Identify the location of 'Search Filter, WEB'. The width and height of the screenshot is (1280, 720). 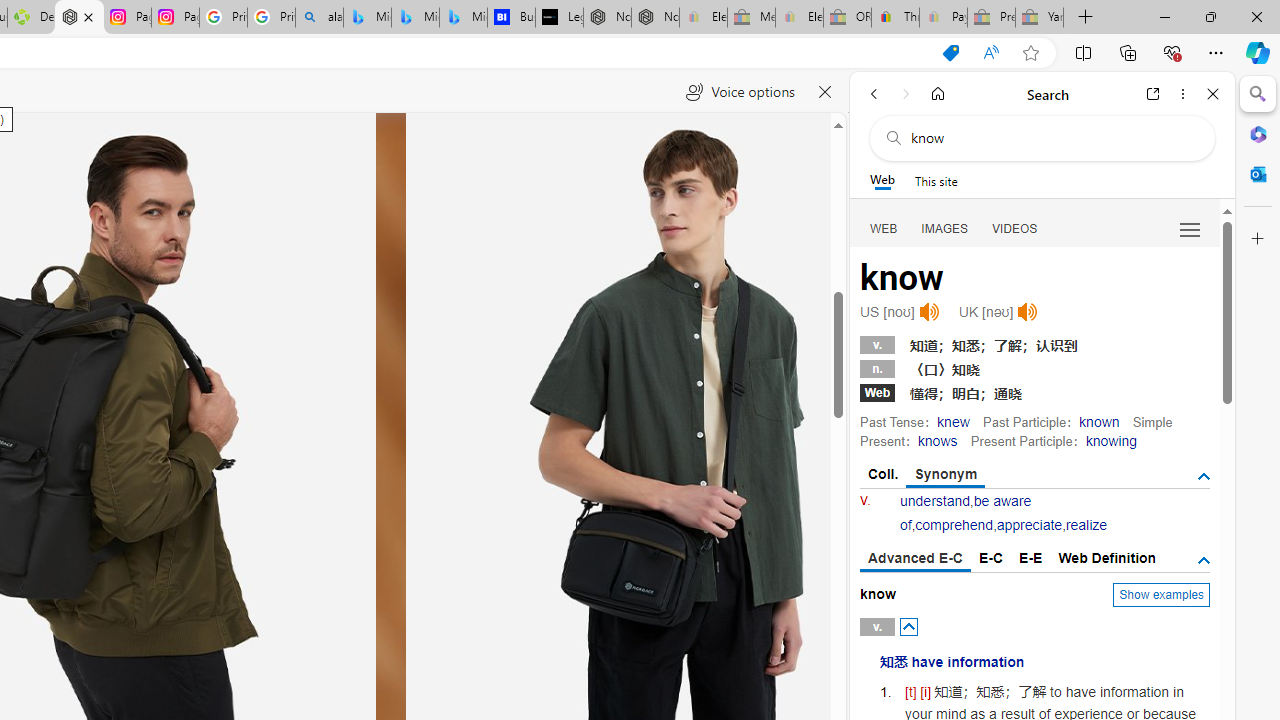
(883, 227).